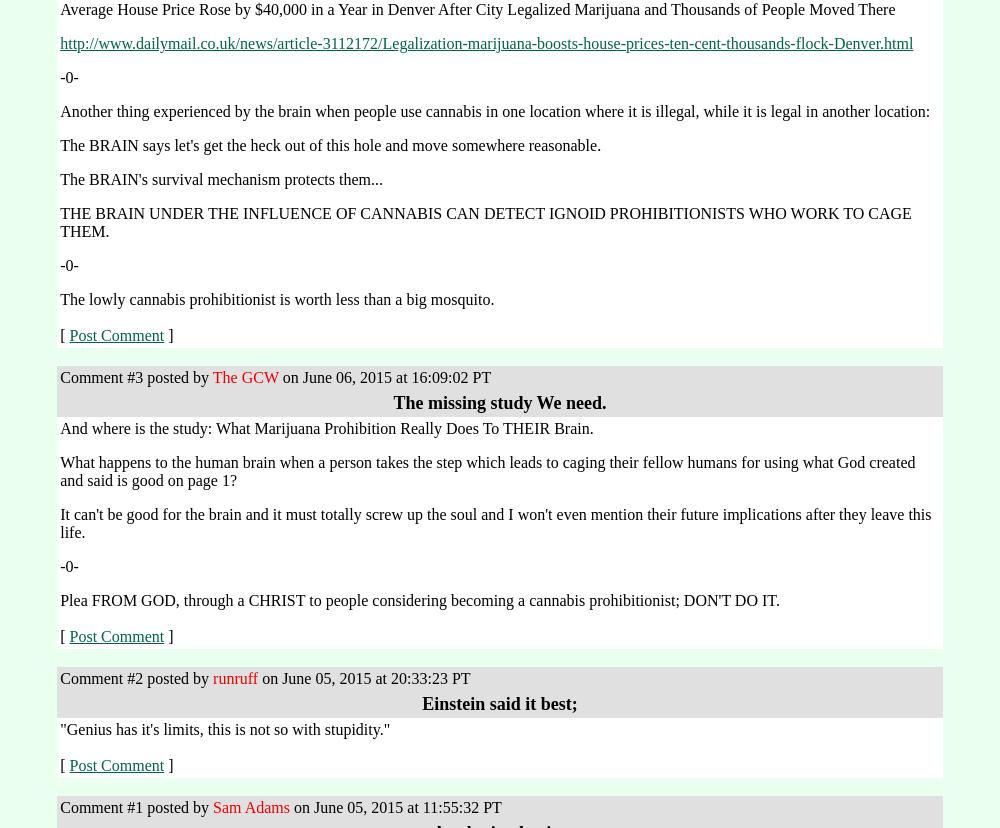 The height and width of the screenshot is (828, 1000). Describe the element at coordinates (476, 9) in the screenshot. I see `'Average House Price Rose by $40,000 in a Year in Denver After City Legalized Marijuana and Thousands of People Moved There'` at that location.